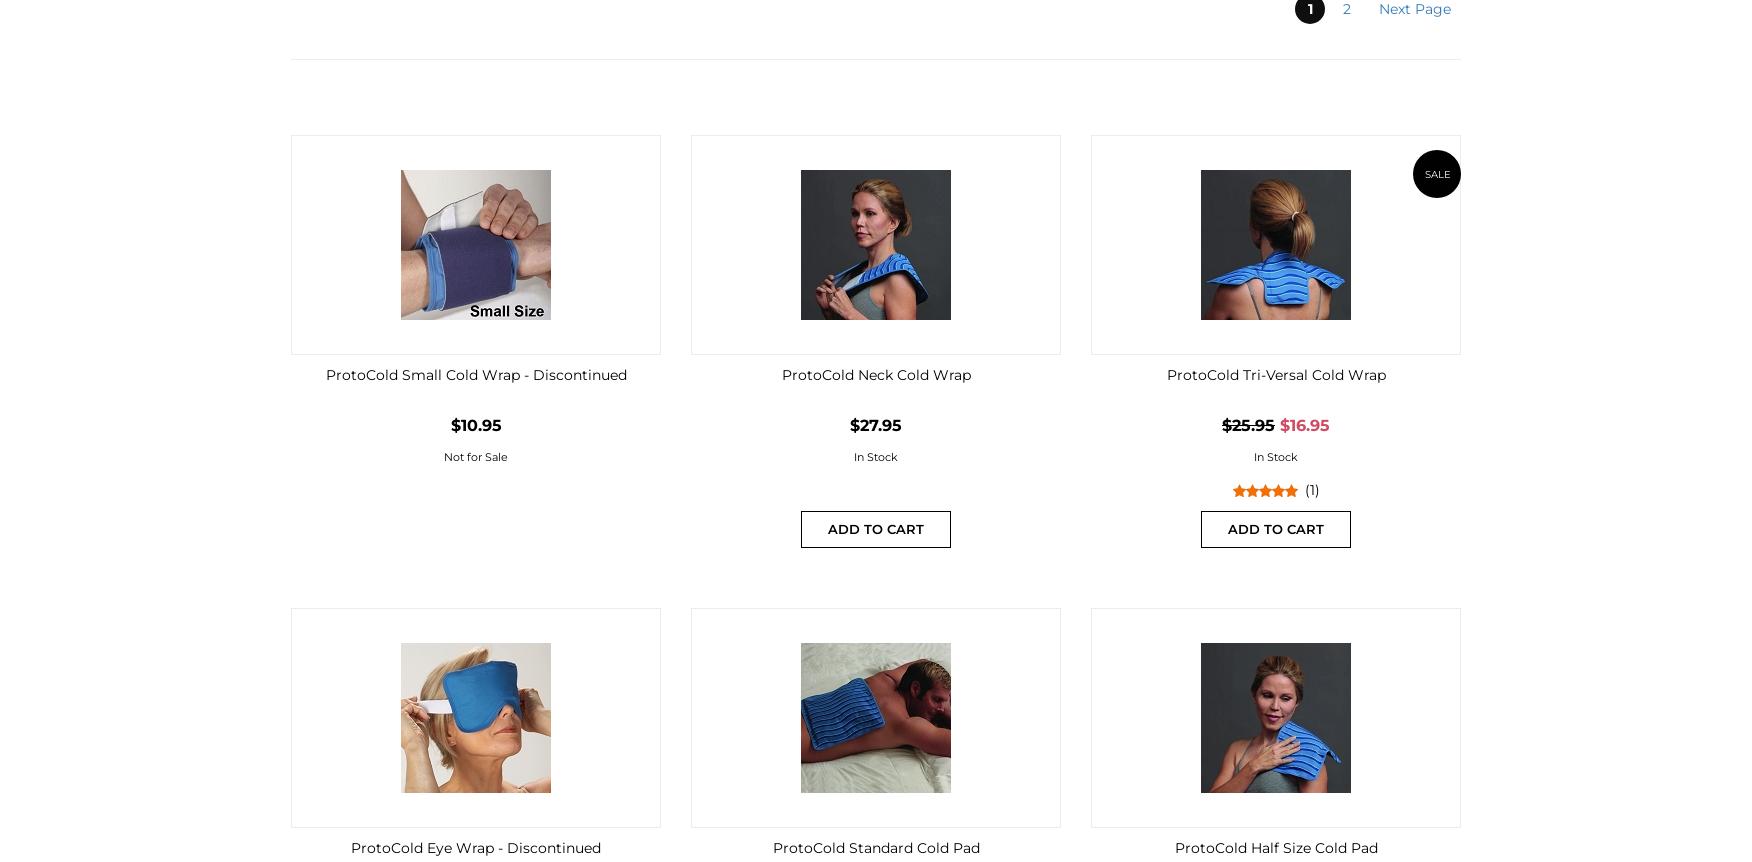 Image resolution: width=1752 pixels, height=862 pixels. I want to click on 'ProtoCold Eye Wrap - Discontinued', so click(476, 846).